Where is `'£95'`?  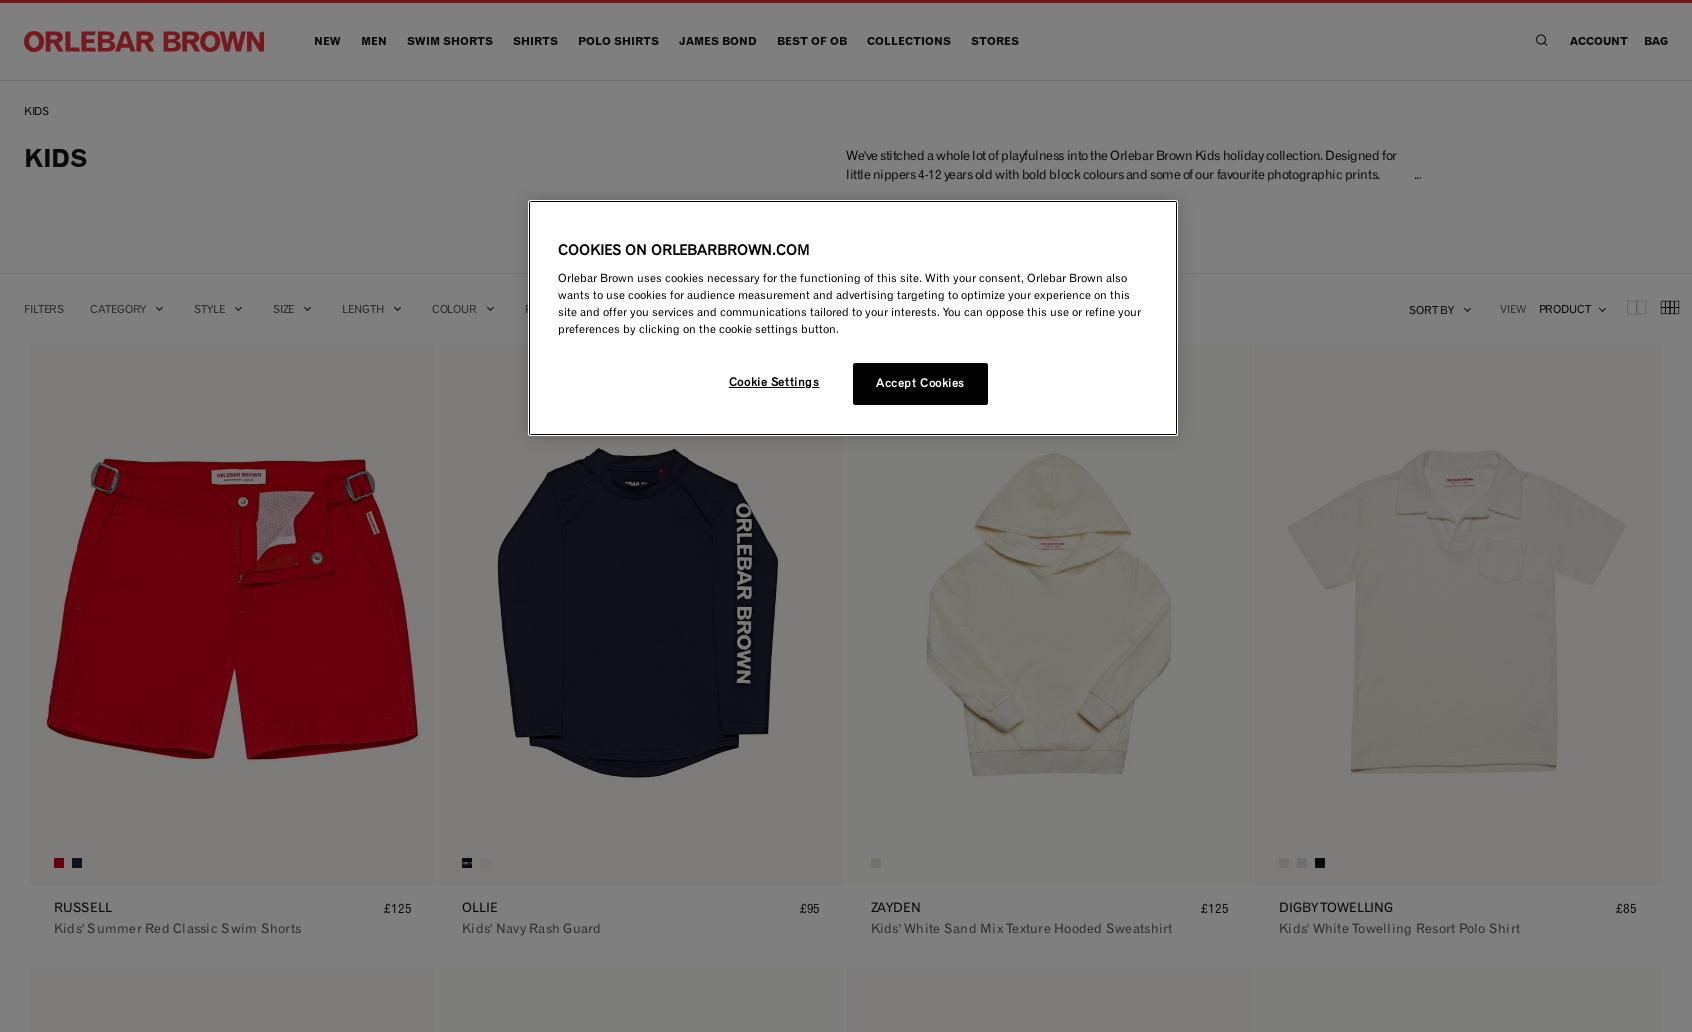 '£95' is located at coordinates (809, 906).